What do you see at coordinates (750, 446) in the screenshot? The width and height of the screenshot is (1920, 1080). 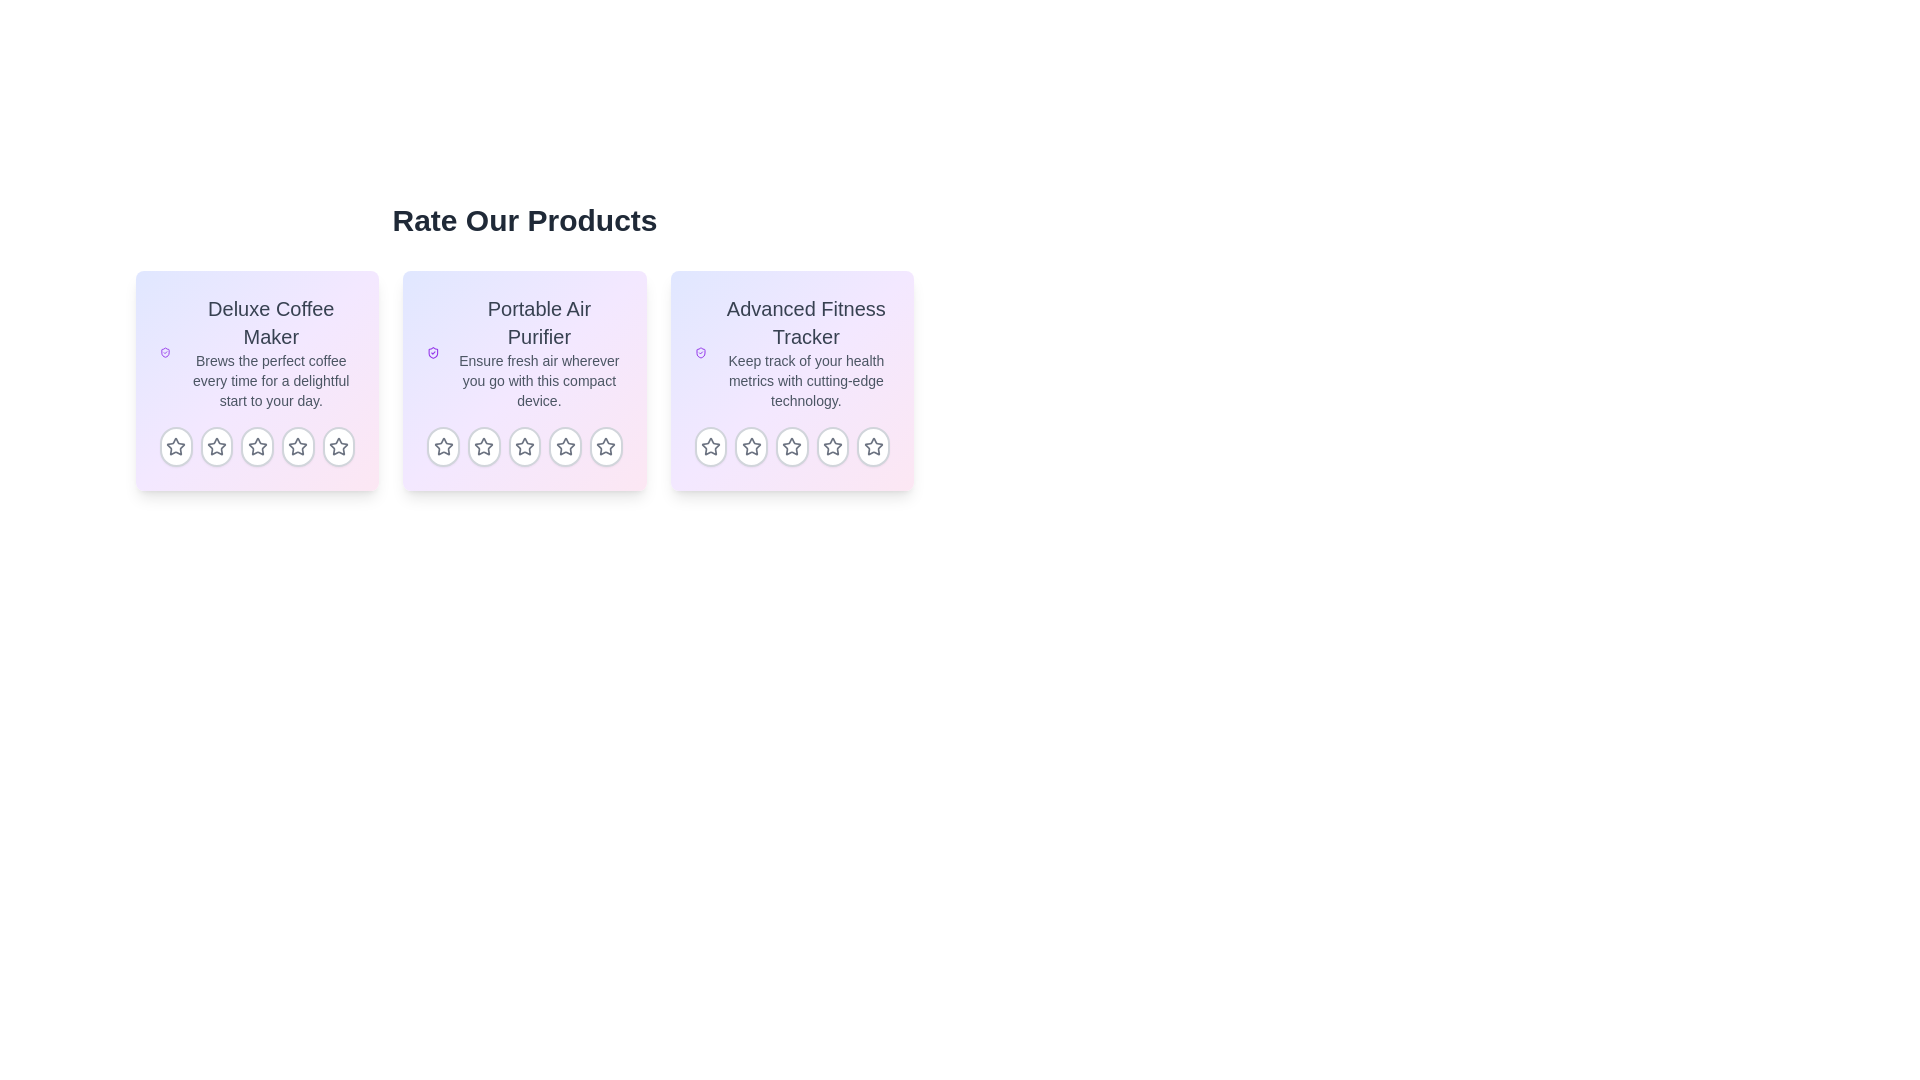 I see `the third star icon in the rating bar of the 'Advanced Fitness Tracker' card` at bounding box center [750, 446].